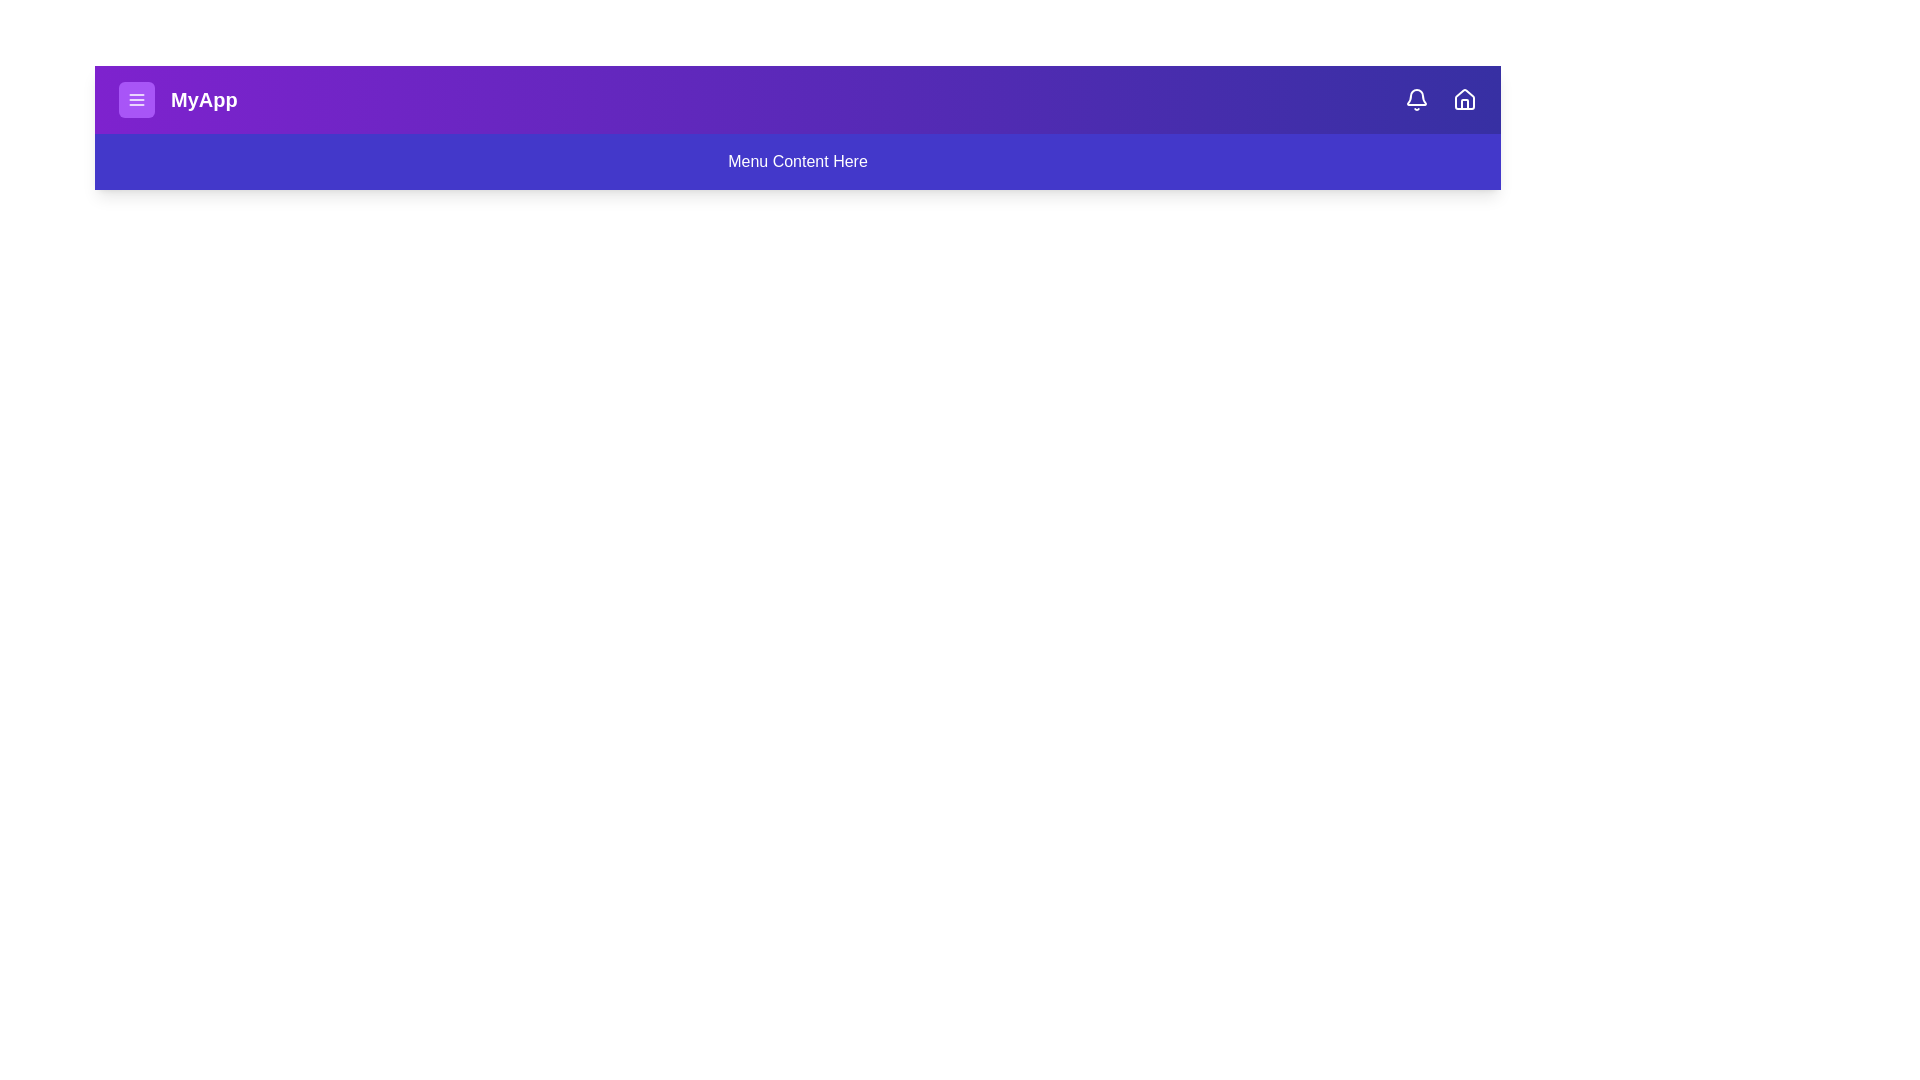  I want to click on menu button to toggle the menu visibility, so click(136, 100).